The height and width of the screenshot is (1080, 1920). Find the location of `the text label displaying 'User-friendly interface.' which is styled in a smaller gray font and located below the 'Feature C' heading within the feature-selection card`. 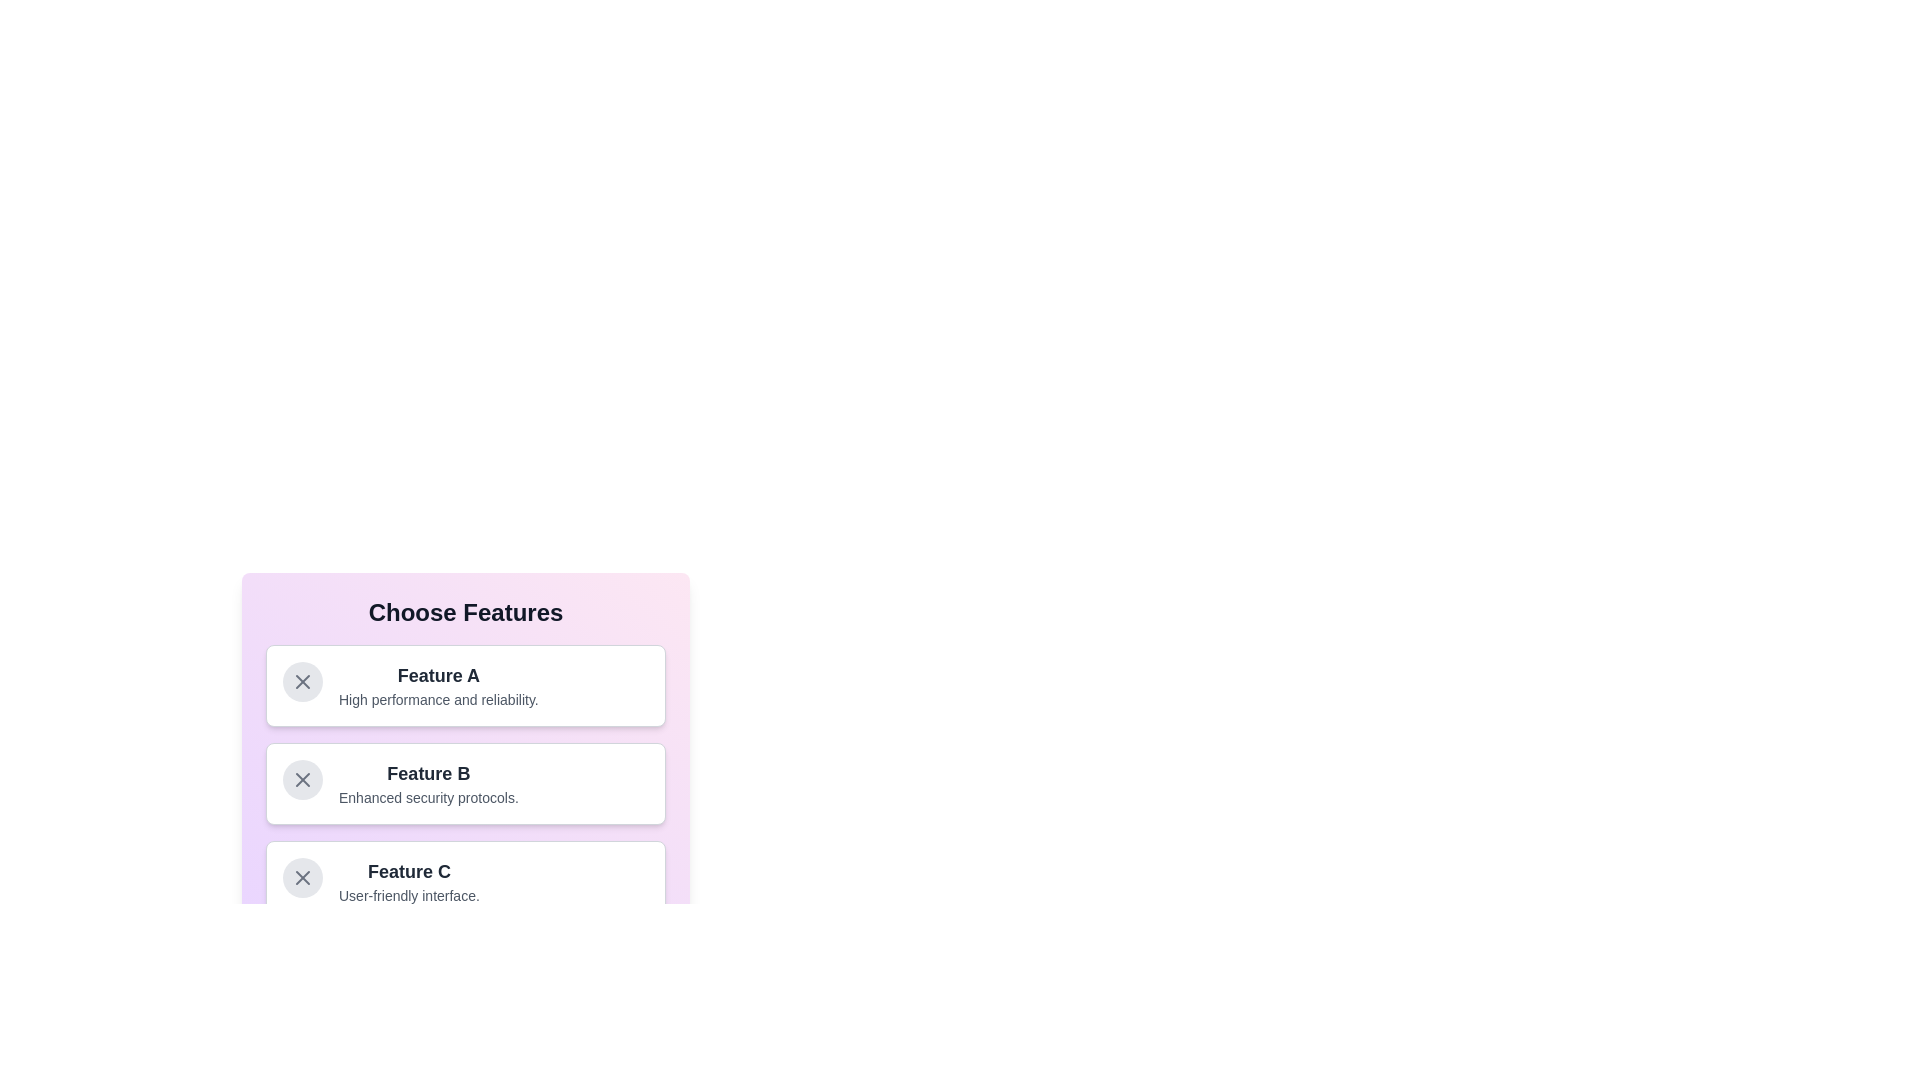

the text label displaying 'User-friendly interface.' which is styled in a smaller gray font and located below the 'Feature C' heading within the feature-selection card is located at coordinates (408, 894).